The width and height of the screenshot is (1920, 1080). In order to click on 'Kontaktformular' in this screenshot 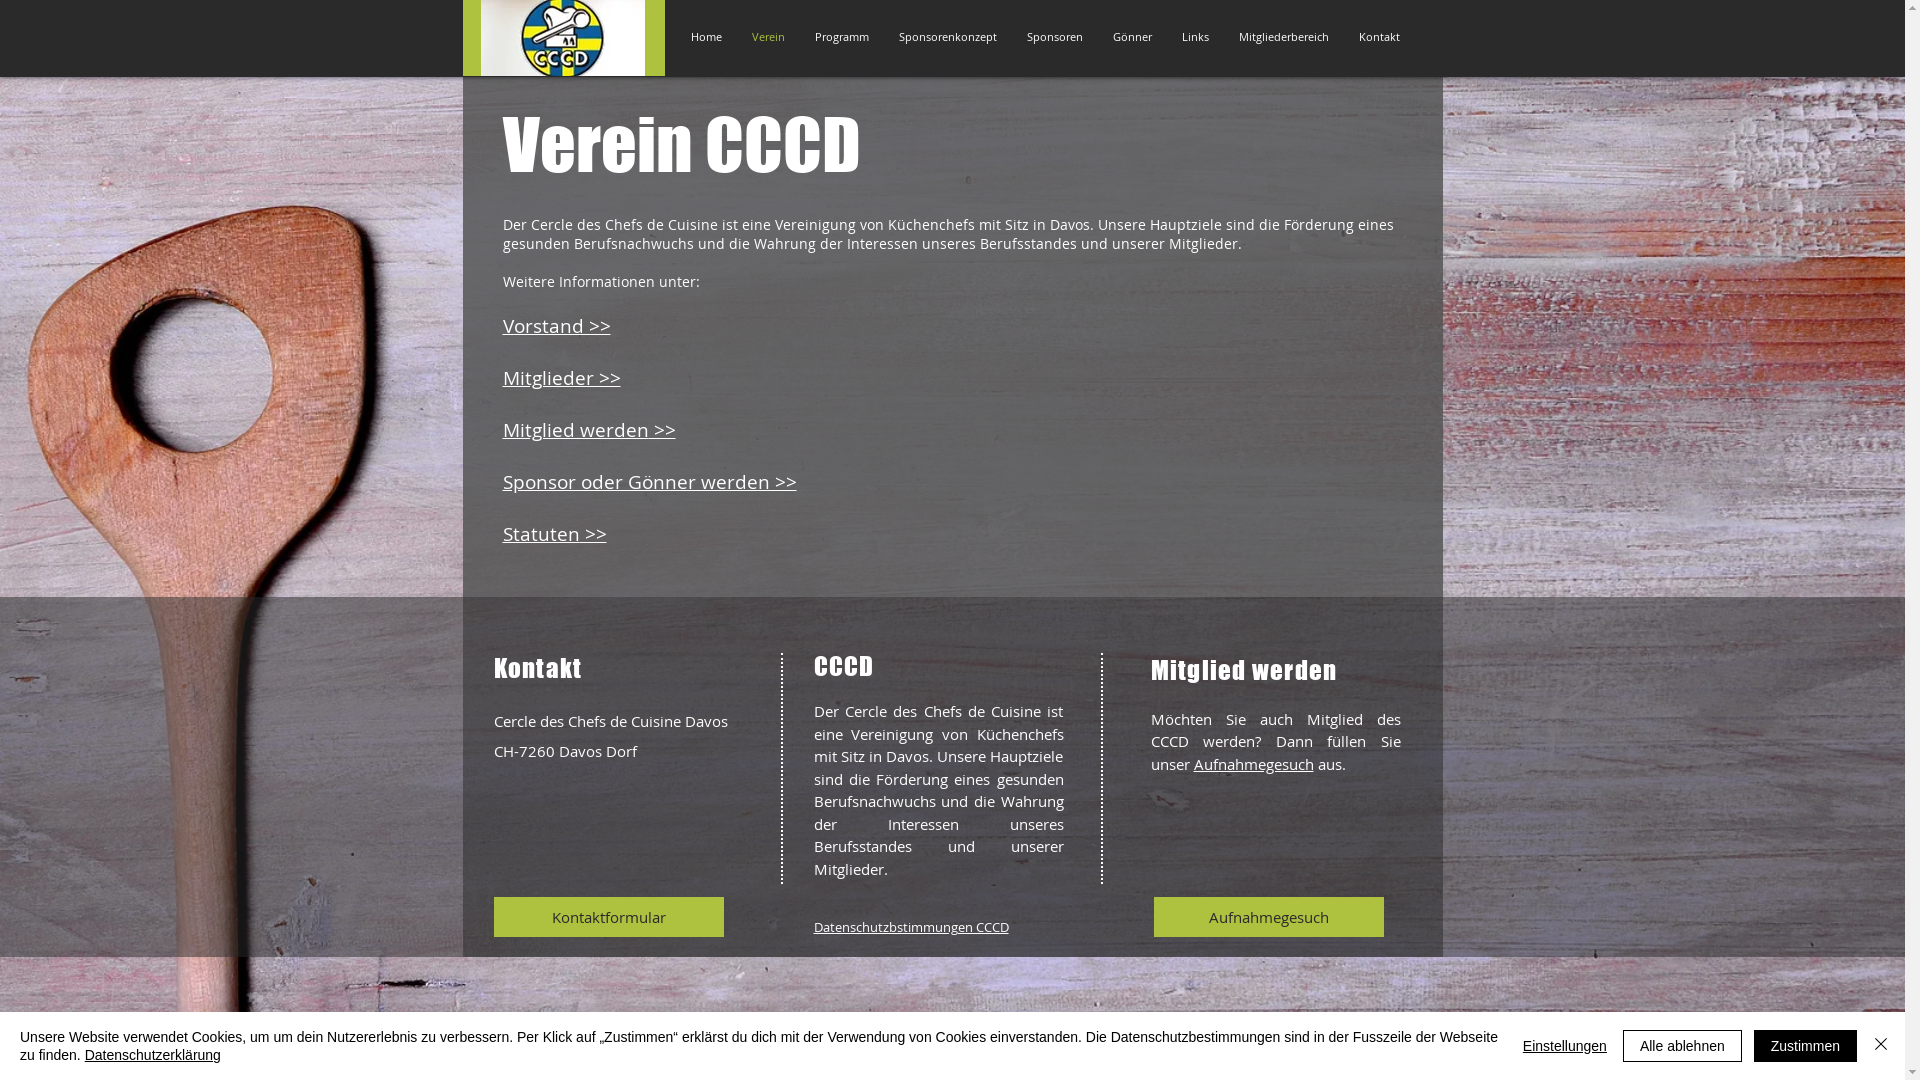, I will do `click(608, 917)`.